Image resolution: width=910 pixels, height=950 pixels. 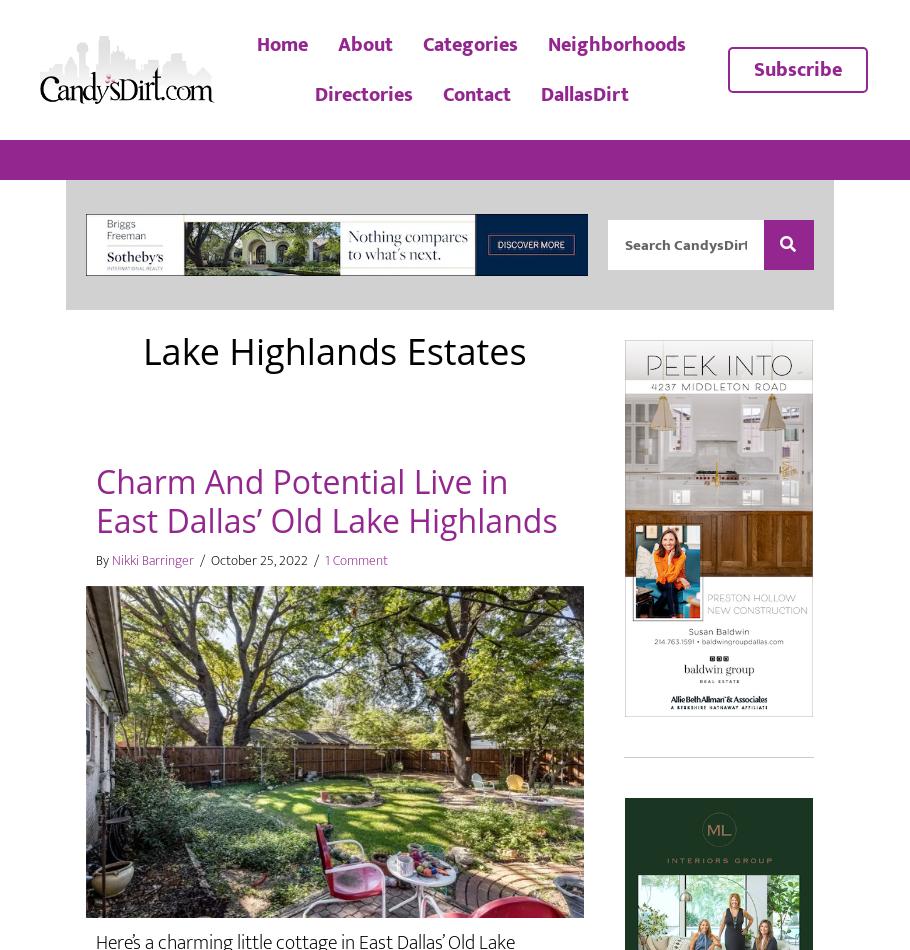 I want to click on 'By', so click(x=104, y=559).